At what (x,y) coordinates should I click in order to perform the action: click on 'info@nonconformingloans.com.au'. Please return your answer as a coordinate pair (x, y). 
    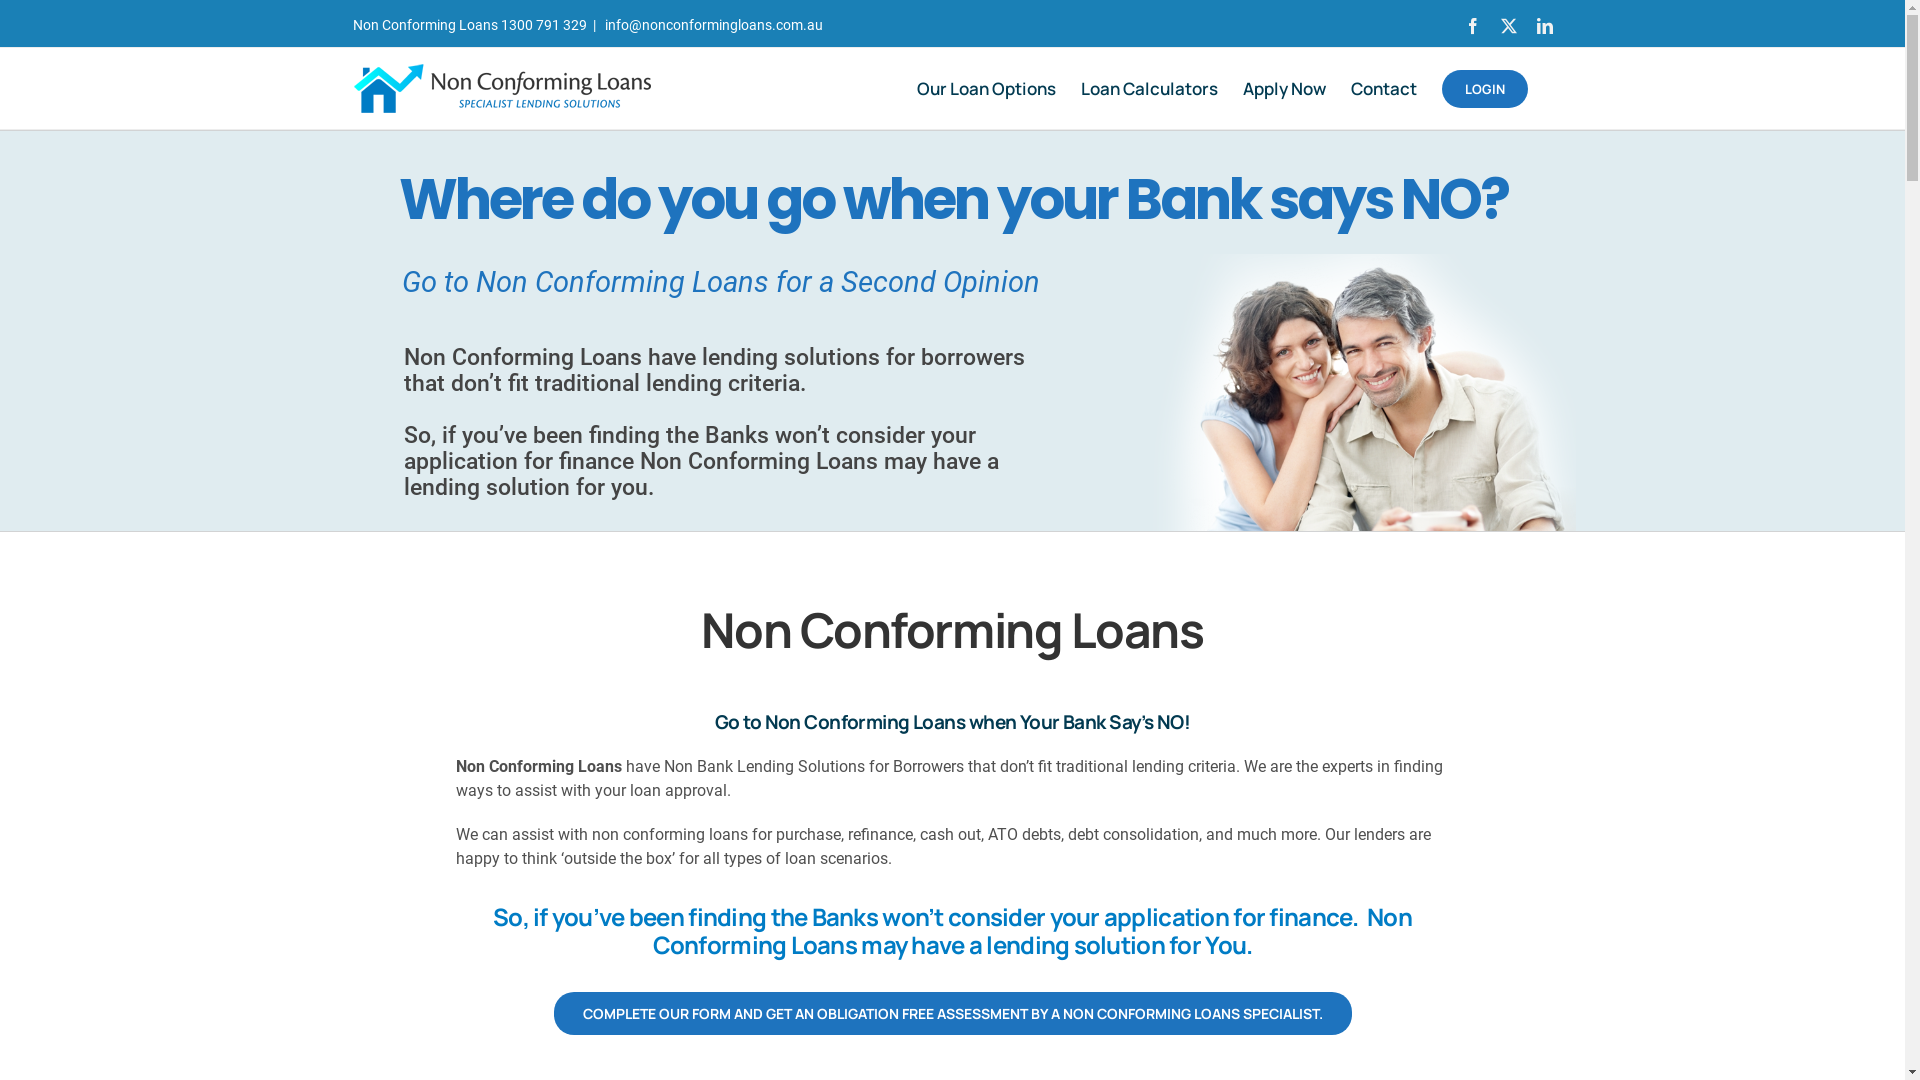
    Looking at the image, I should click on (712, 24).